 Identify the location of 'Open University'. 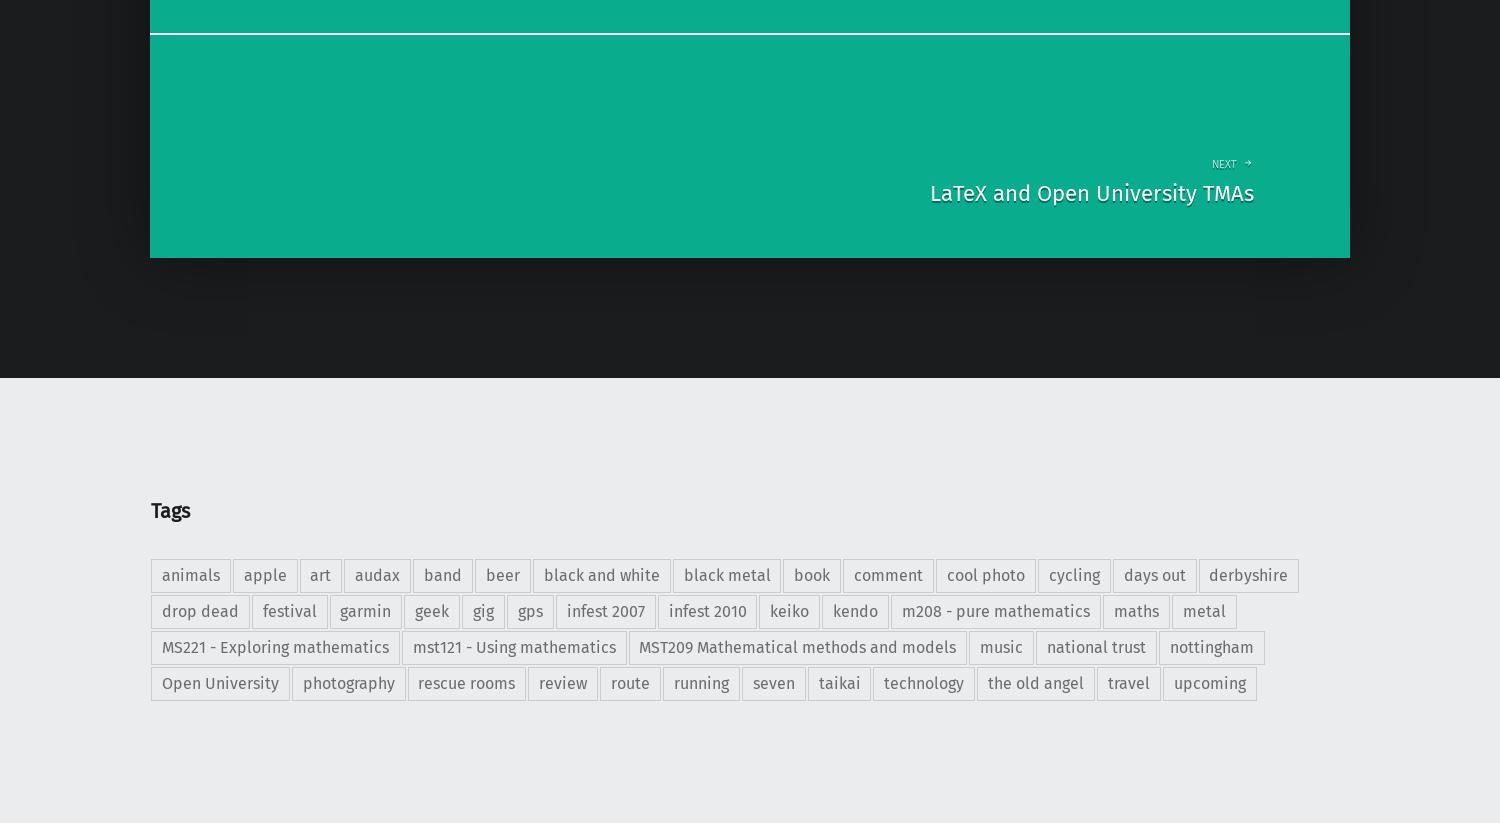
(218, 682).